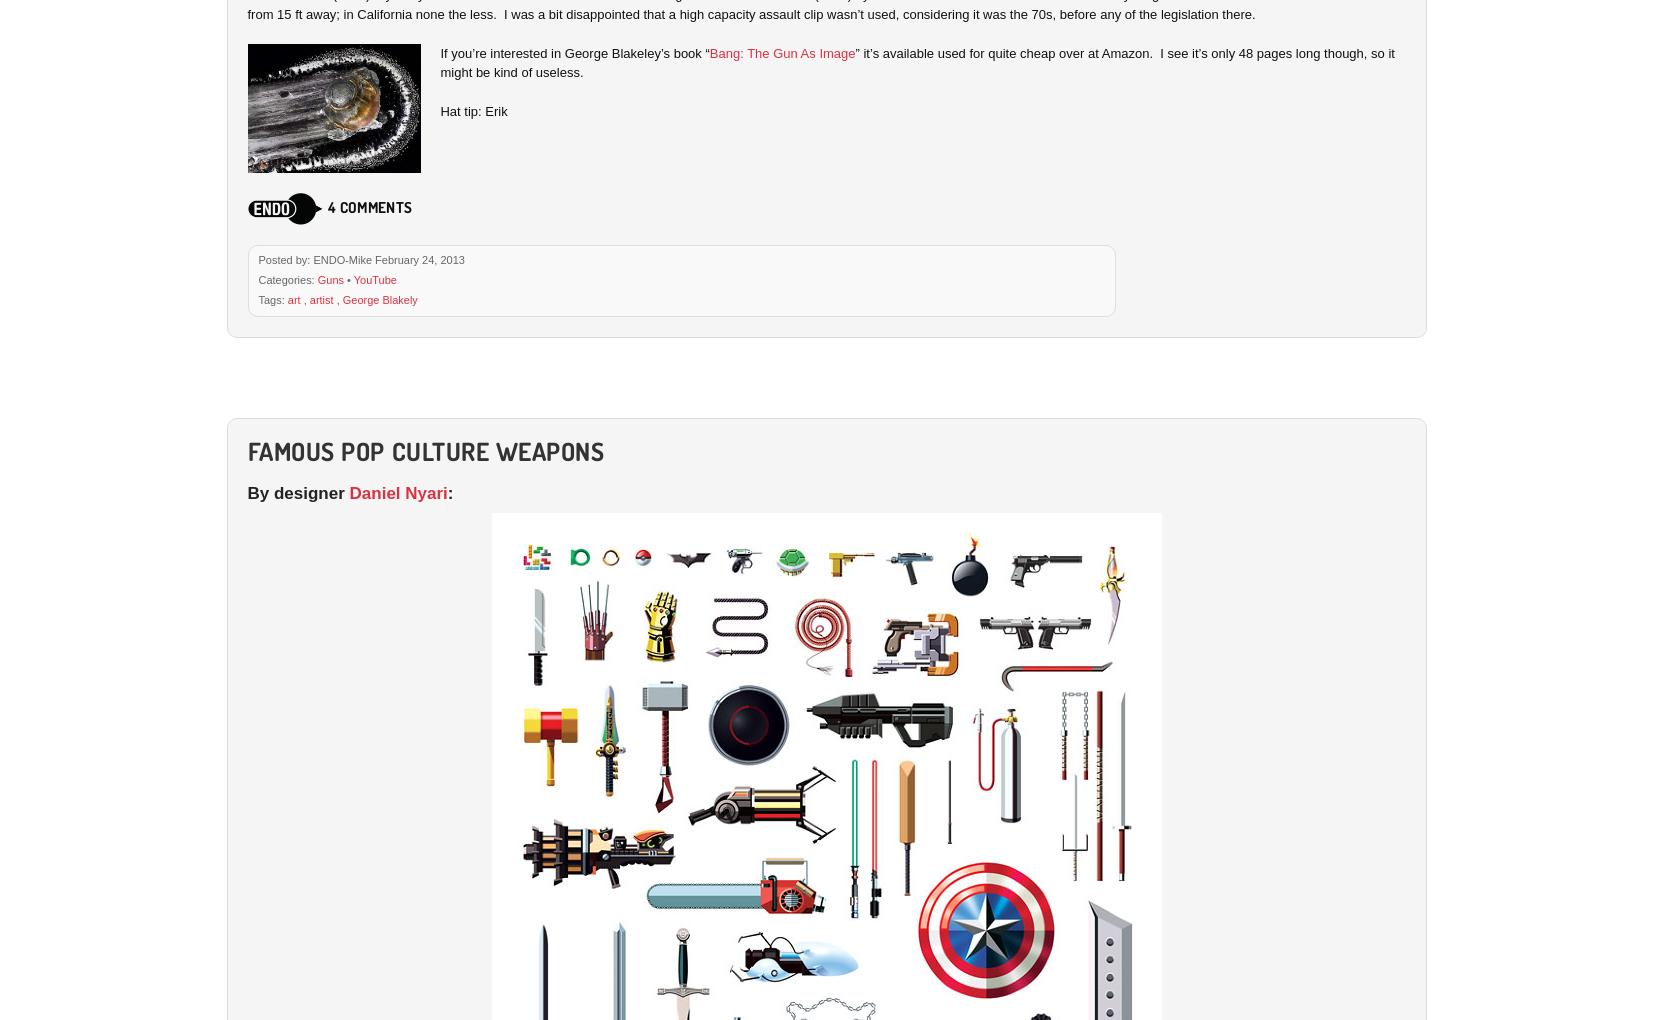 This screenshot has width=1653, height=1020. I want to click on 'Daniel Nyari', so click(397, 493).